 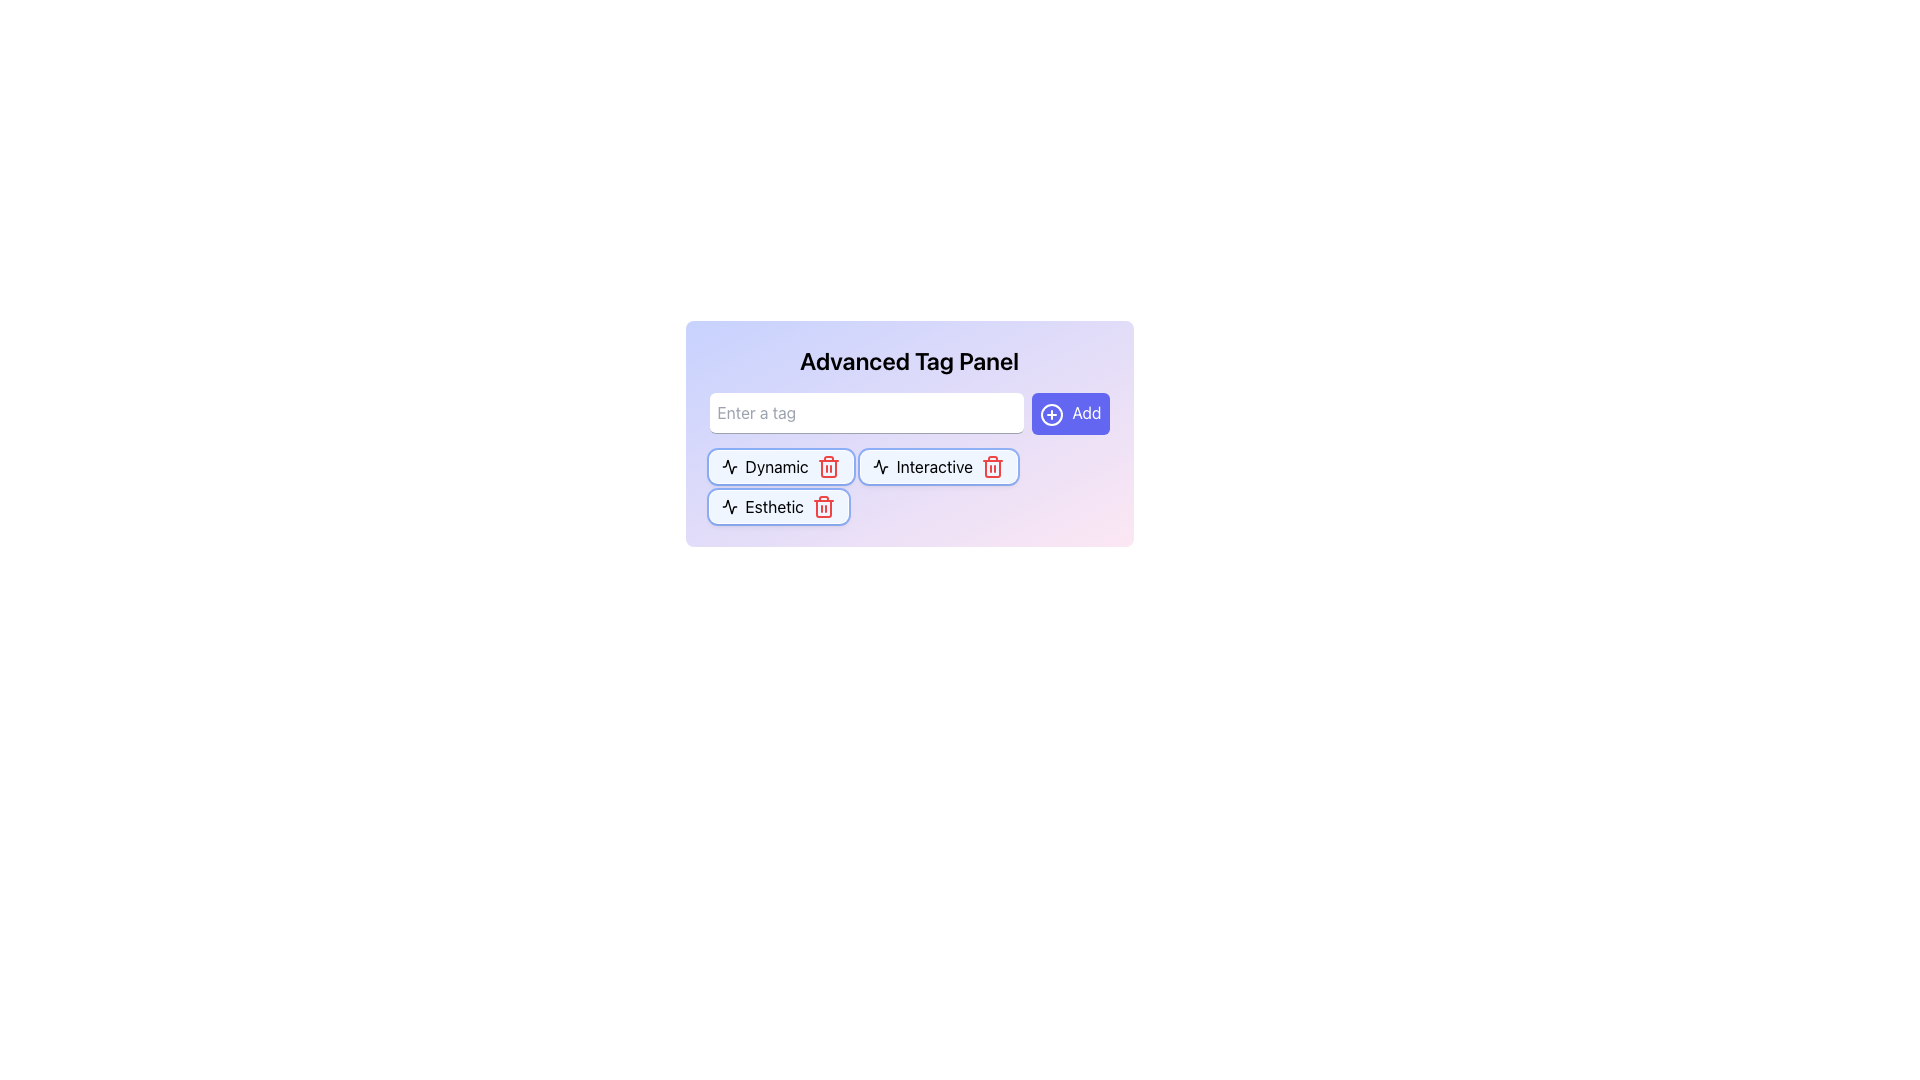 What do you see at coordinates (937, 466) in the screenshot?
I see `the Tag Button with the text 'Interactive', which is the second button among three horizontally aligned buttons` at bounding box center [937, 466].